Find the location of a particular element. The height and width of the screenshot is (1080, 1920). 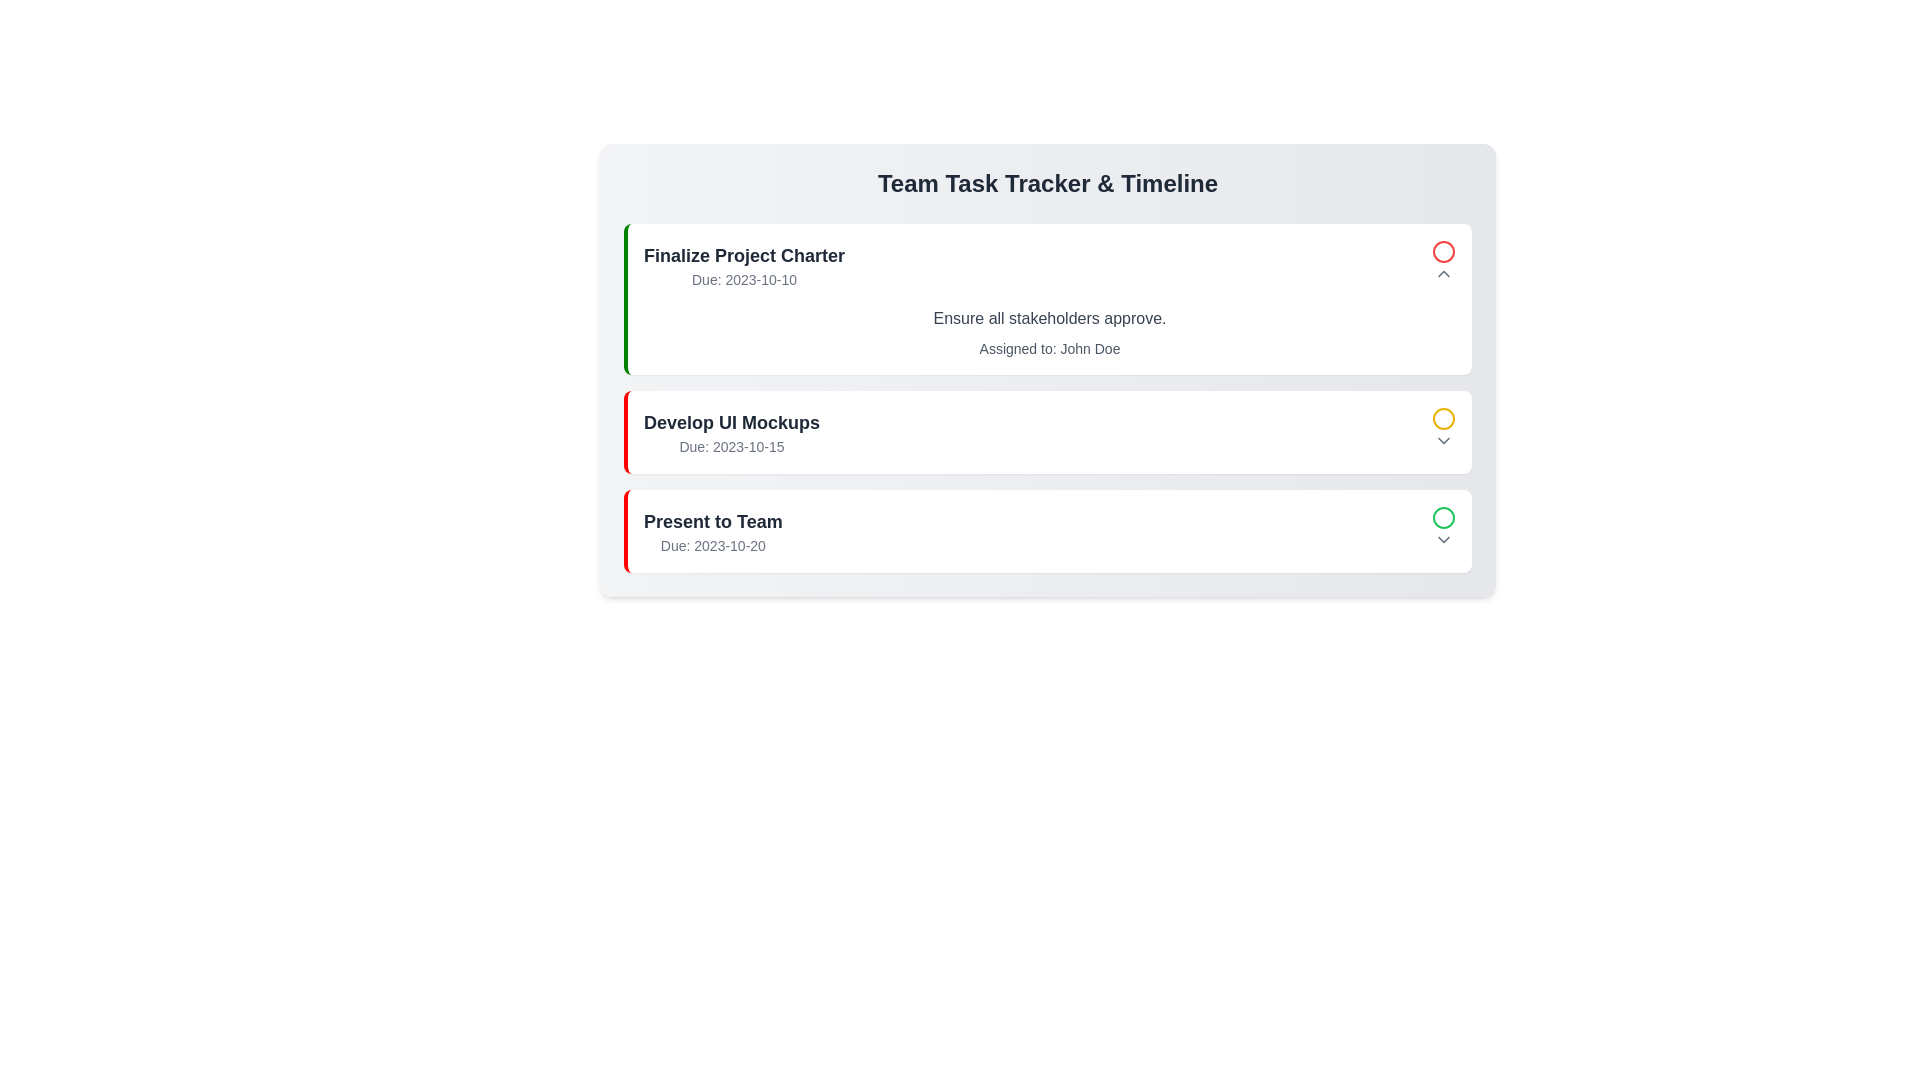

the text display that summarizes the task title and its associated deadline, located at the top-left corner of the first task in the list is located at coordinates (743, 264).